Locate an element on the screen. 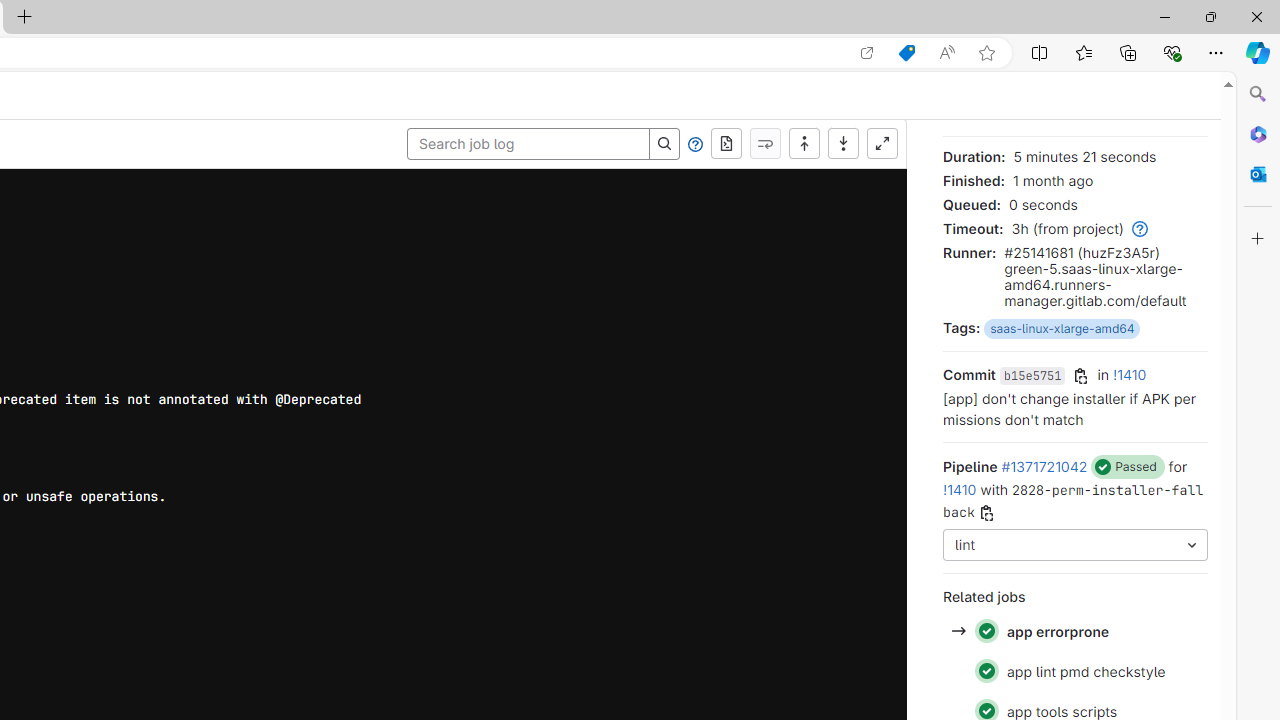 This screenshot has width=1280, height=720. 'Shopping in Microsoft Edge' is located at coordinates (905, 52).